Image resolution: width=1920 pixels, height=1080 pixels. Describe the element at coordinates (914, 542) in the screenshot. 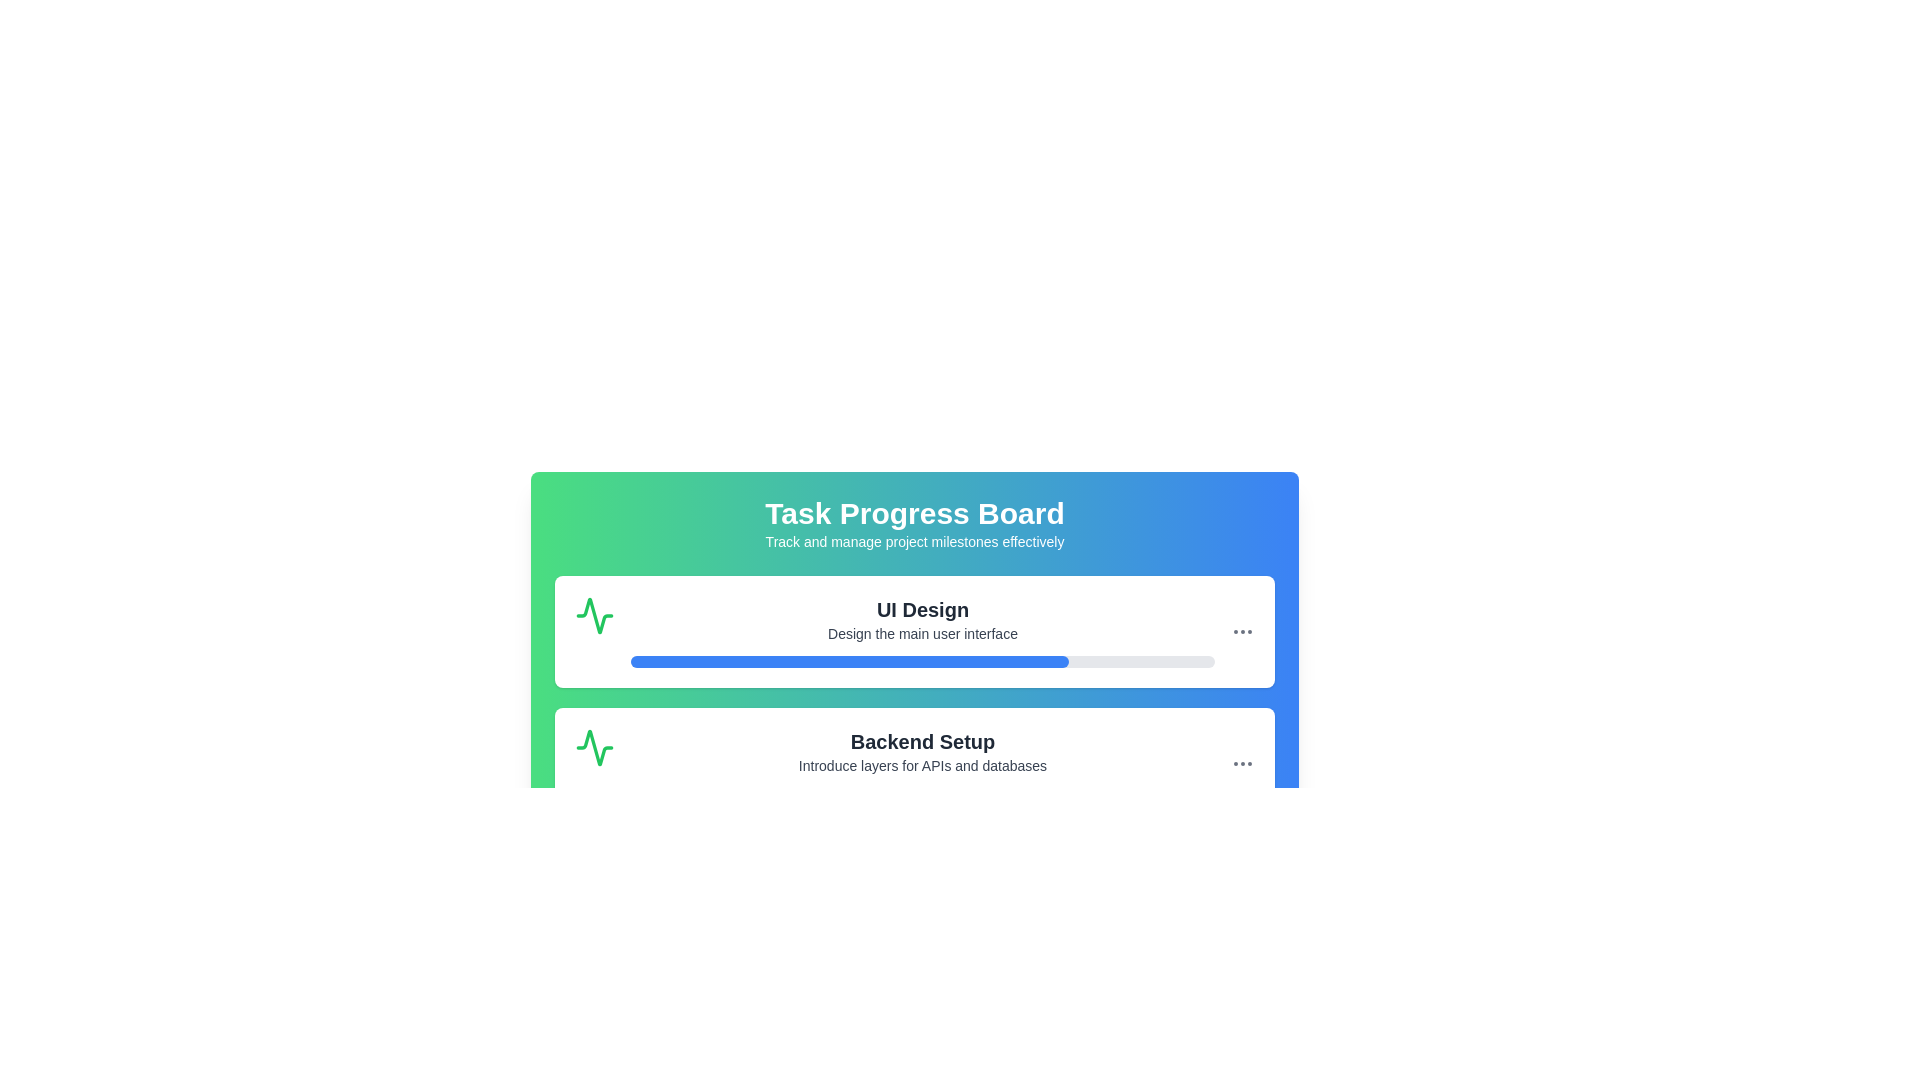

I see `descriptive text label located below the 'Task Progress Board' title, which explains the purpose or functionality of this section` at that location.